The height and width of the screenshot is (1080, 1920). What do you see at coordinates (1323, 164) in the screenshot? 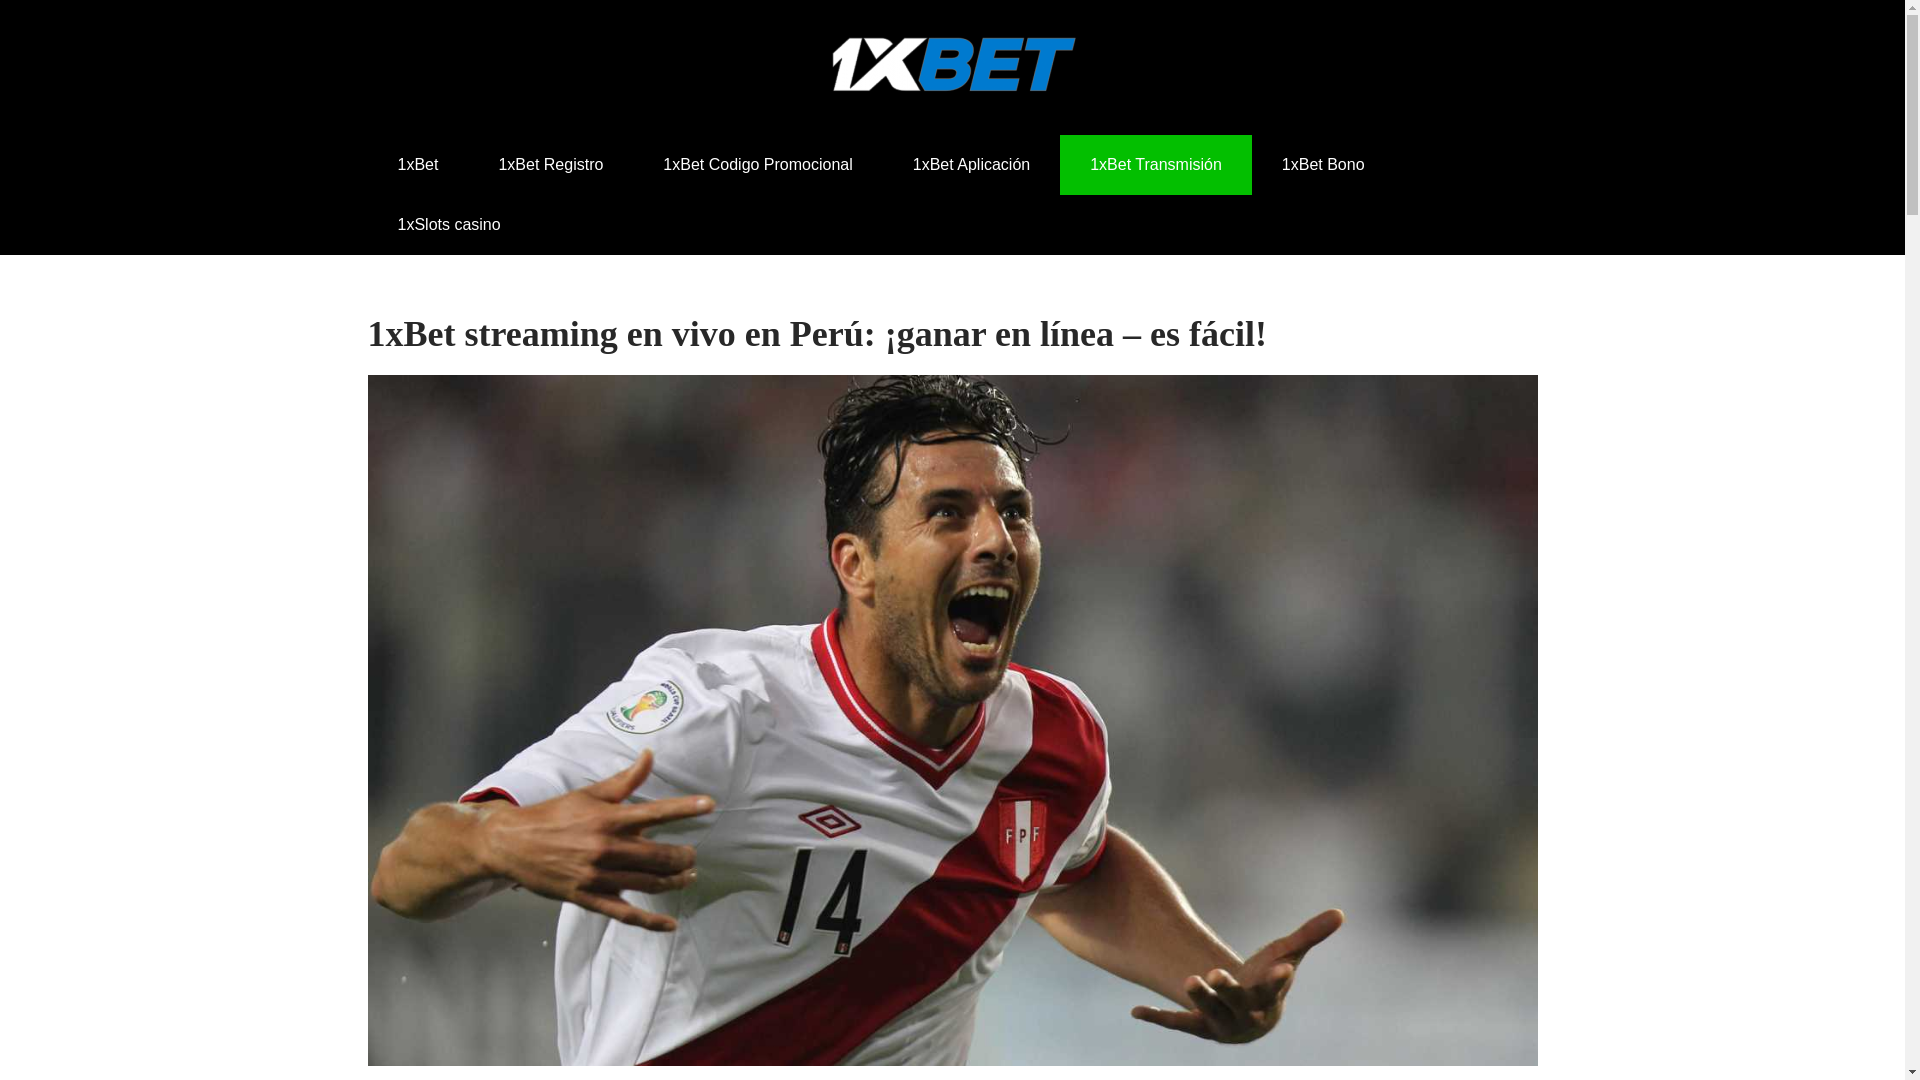
I see `'1xBet Bono'` at bounding box center [1323, 164].